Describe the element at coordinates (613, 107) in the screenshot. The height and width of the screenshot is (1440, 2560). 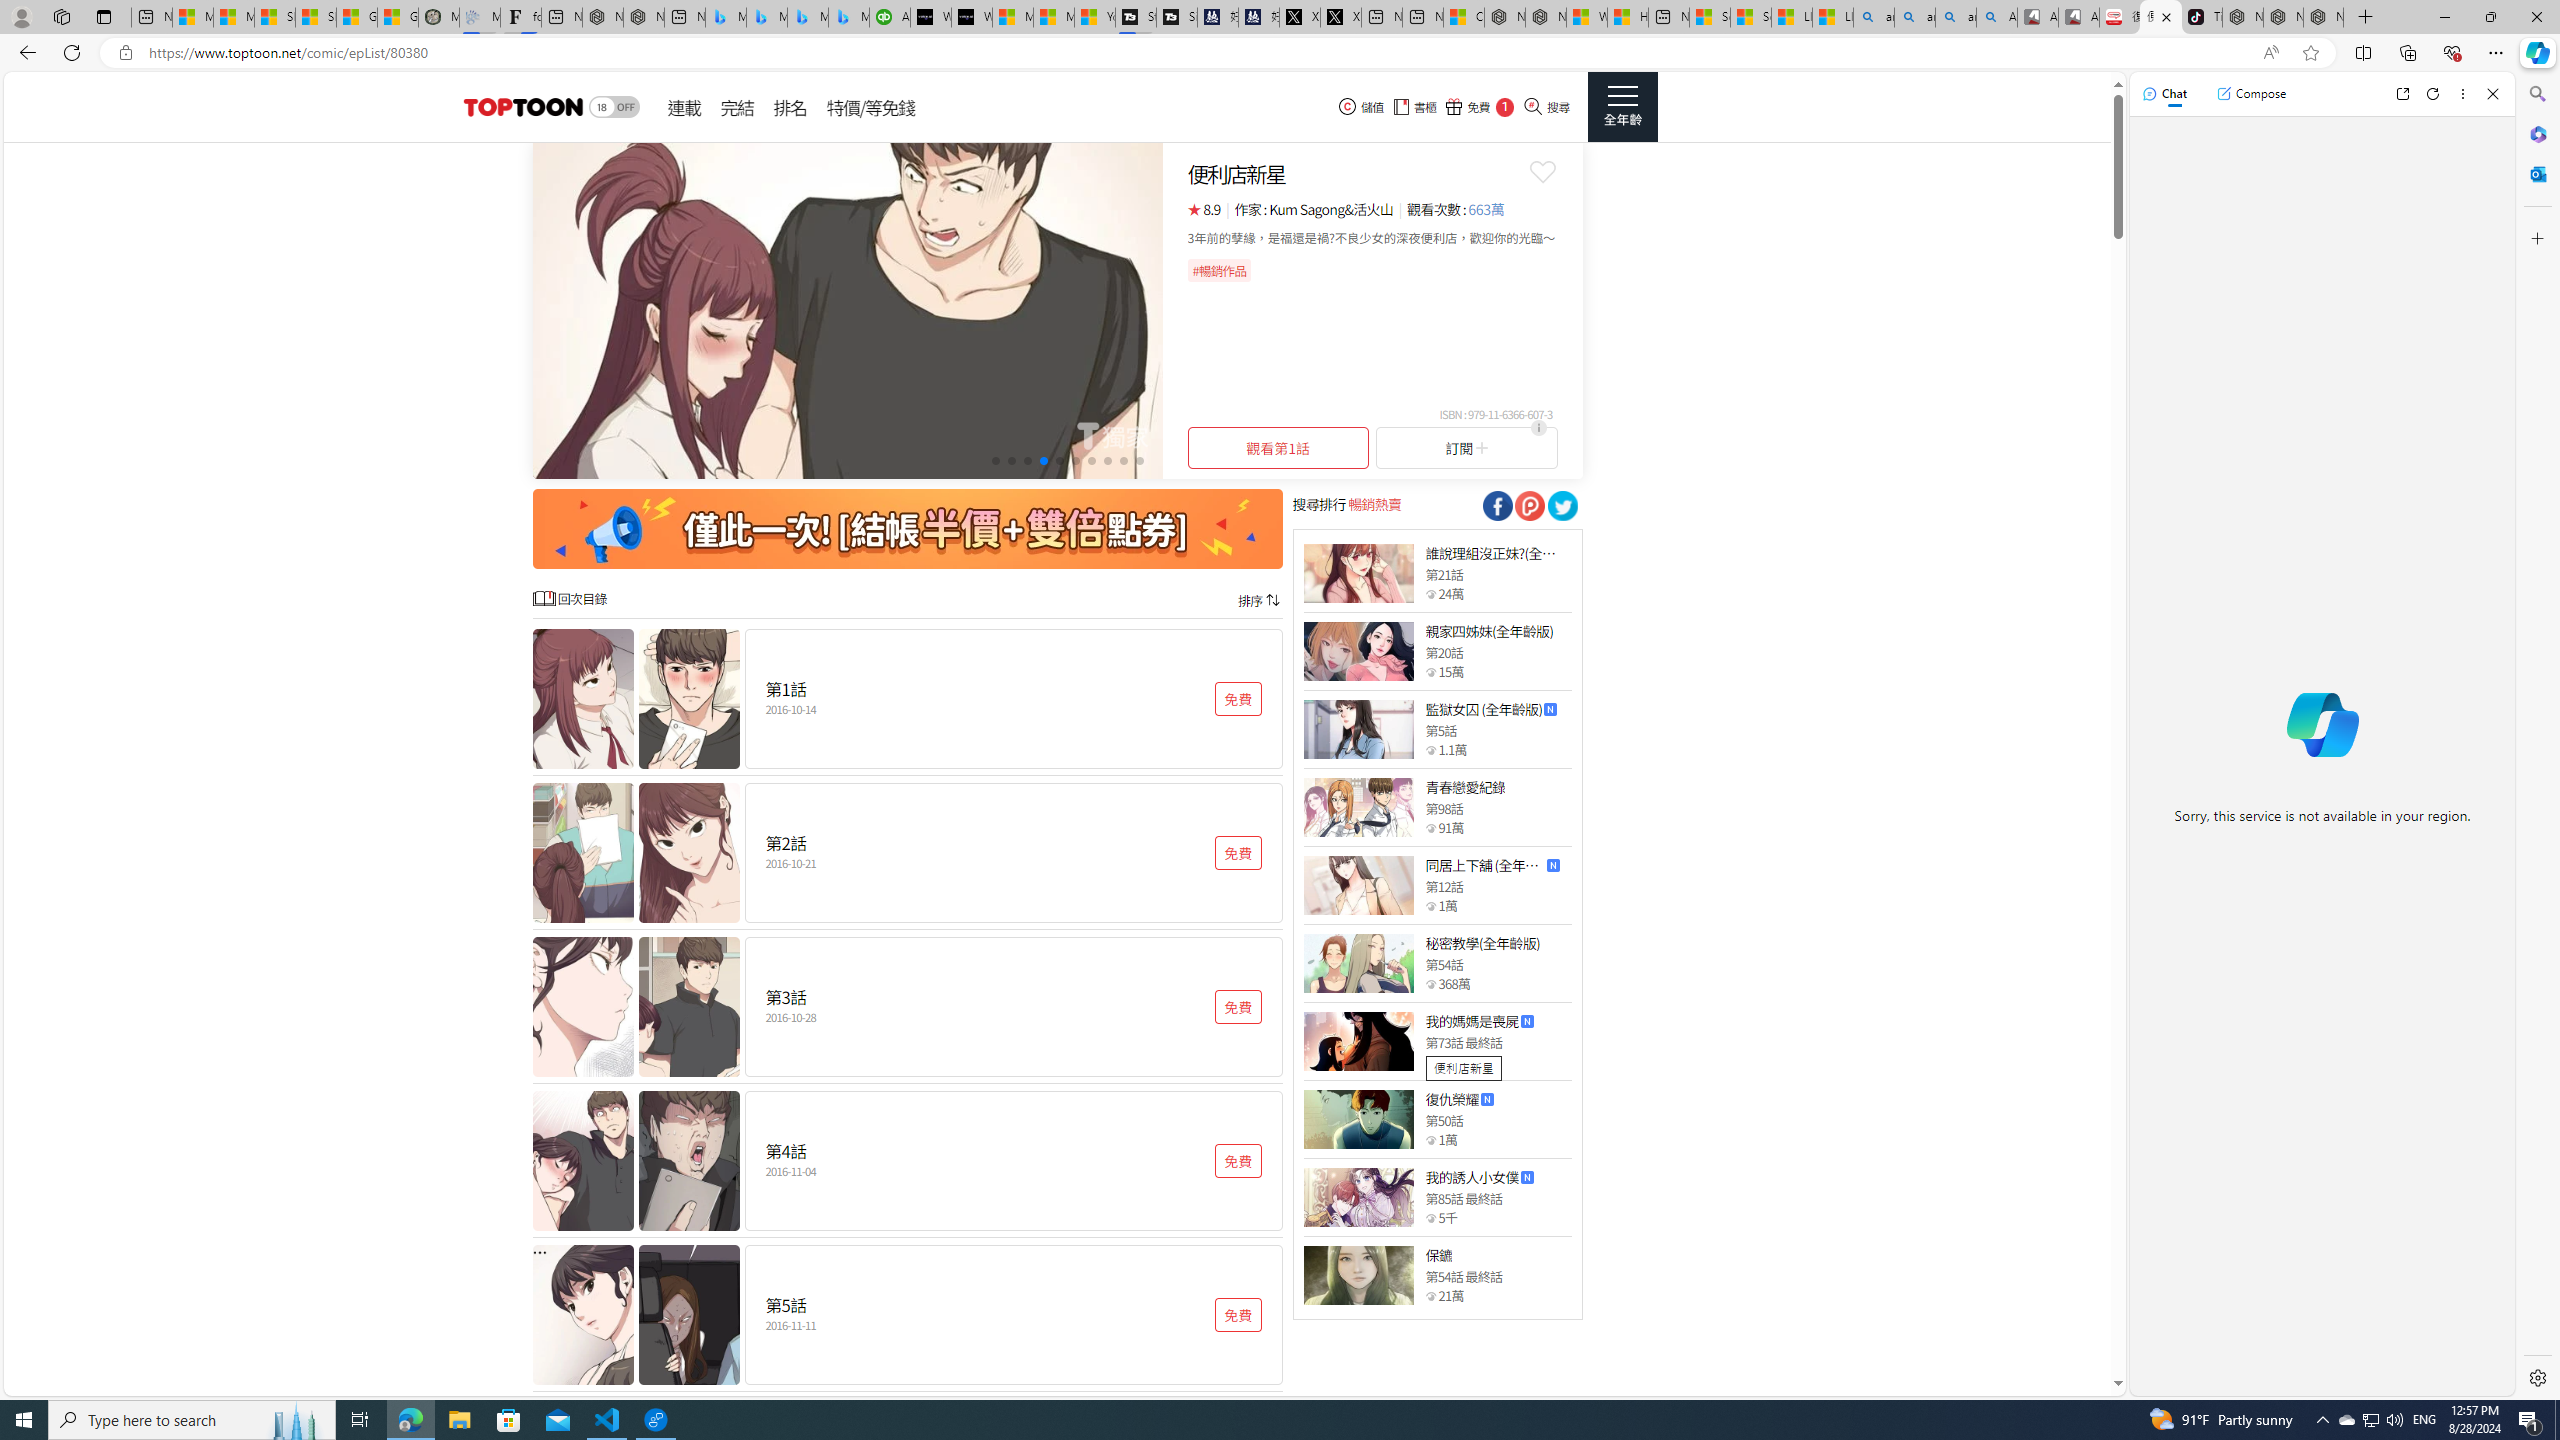
I see `'Class:  switch_18mode actionAdultBtn'` at that location.